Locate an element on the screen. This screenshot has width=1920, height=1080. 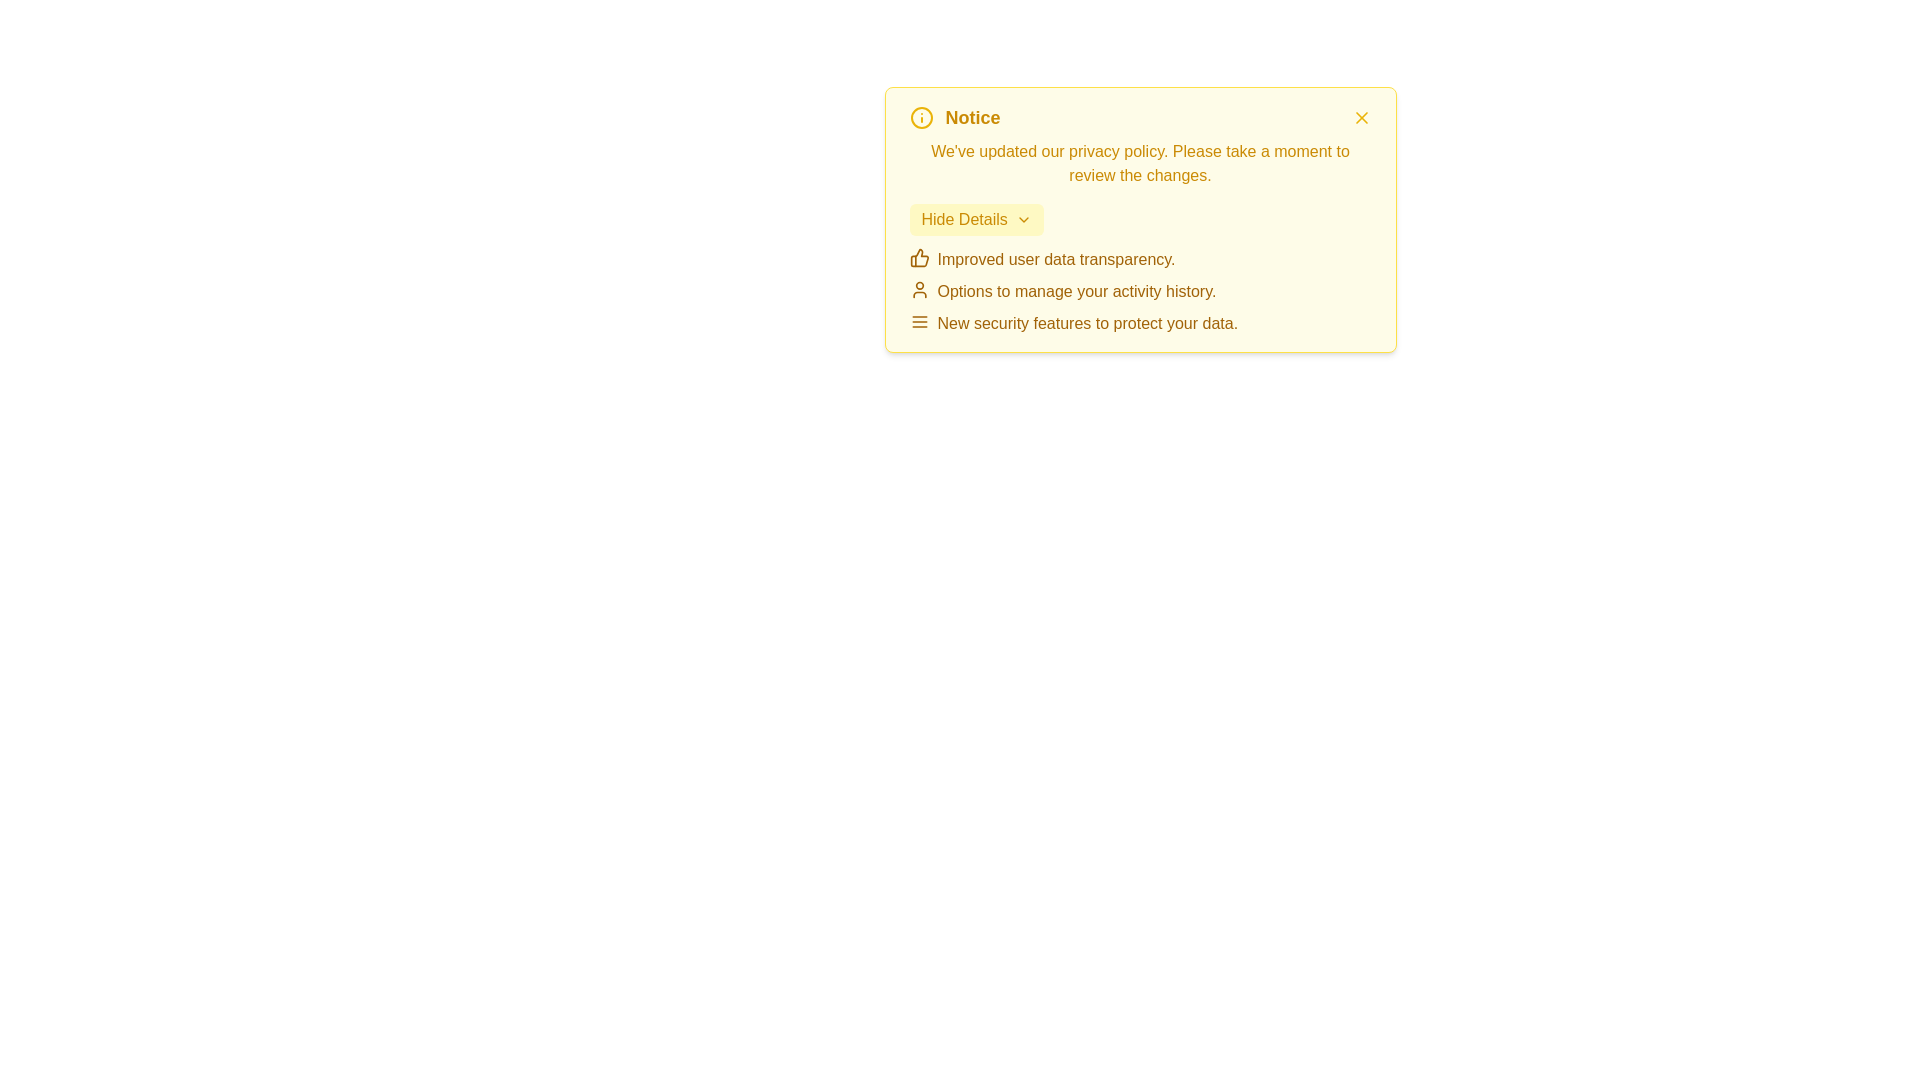
the user profile icon, which is a circular head shape above a semi-circular body outline, to visually associate it with the context of activity history is located at coordinates (918, 289).